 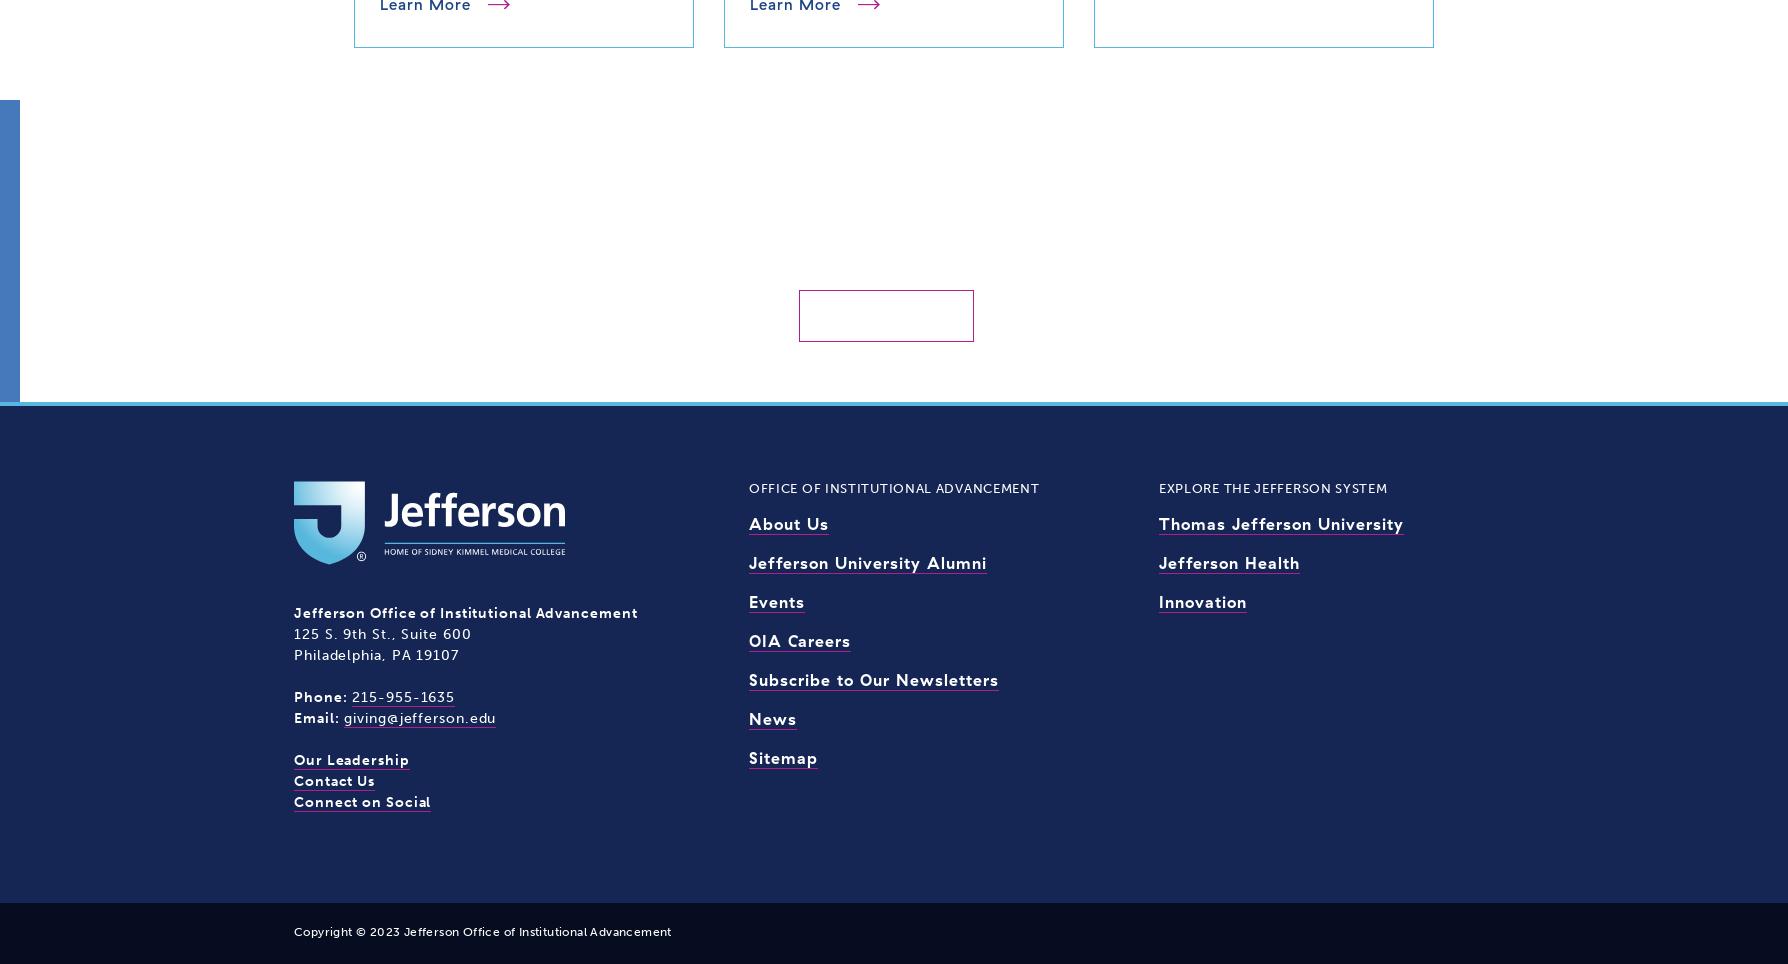 I want to click on '215-955-1635', so click(x=402, y=696).